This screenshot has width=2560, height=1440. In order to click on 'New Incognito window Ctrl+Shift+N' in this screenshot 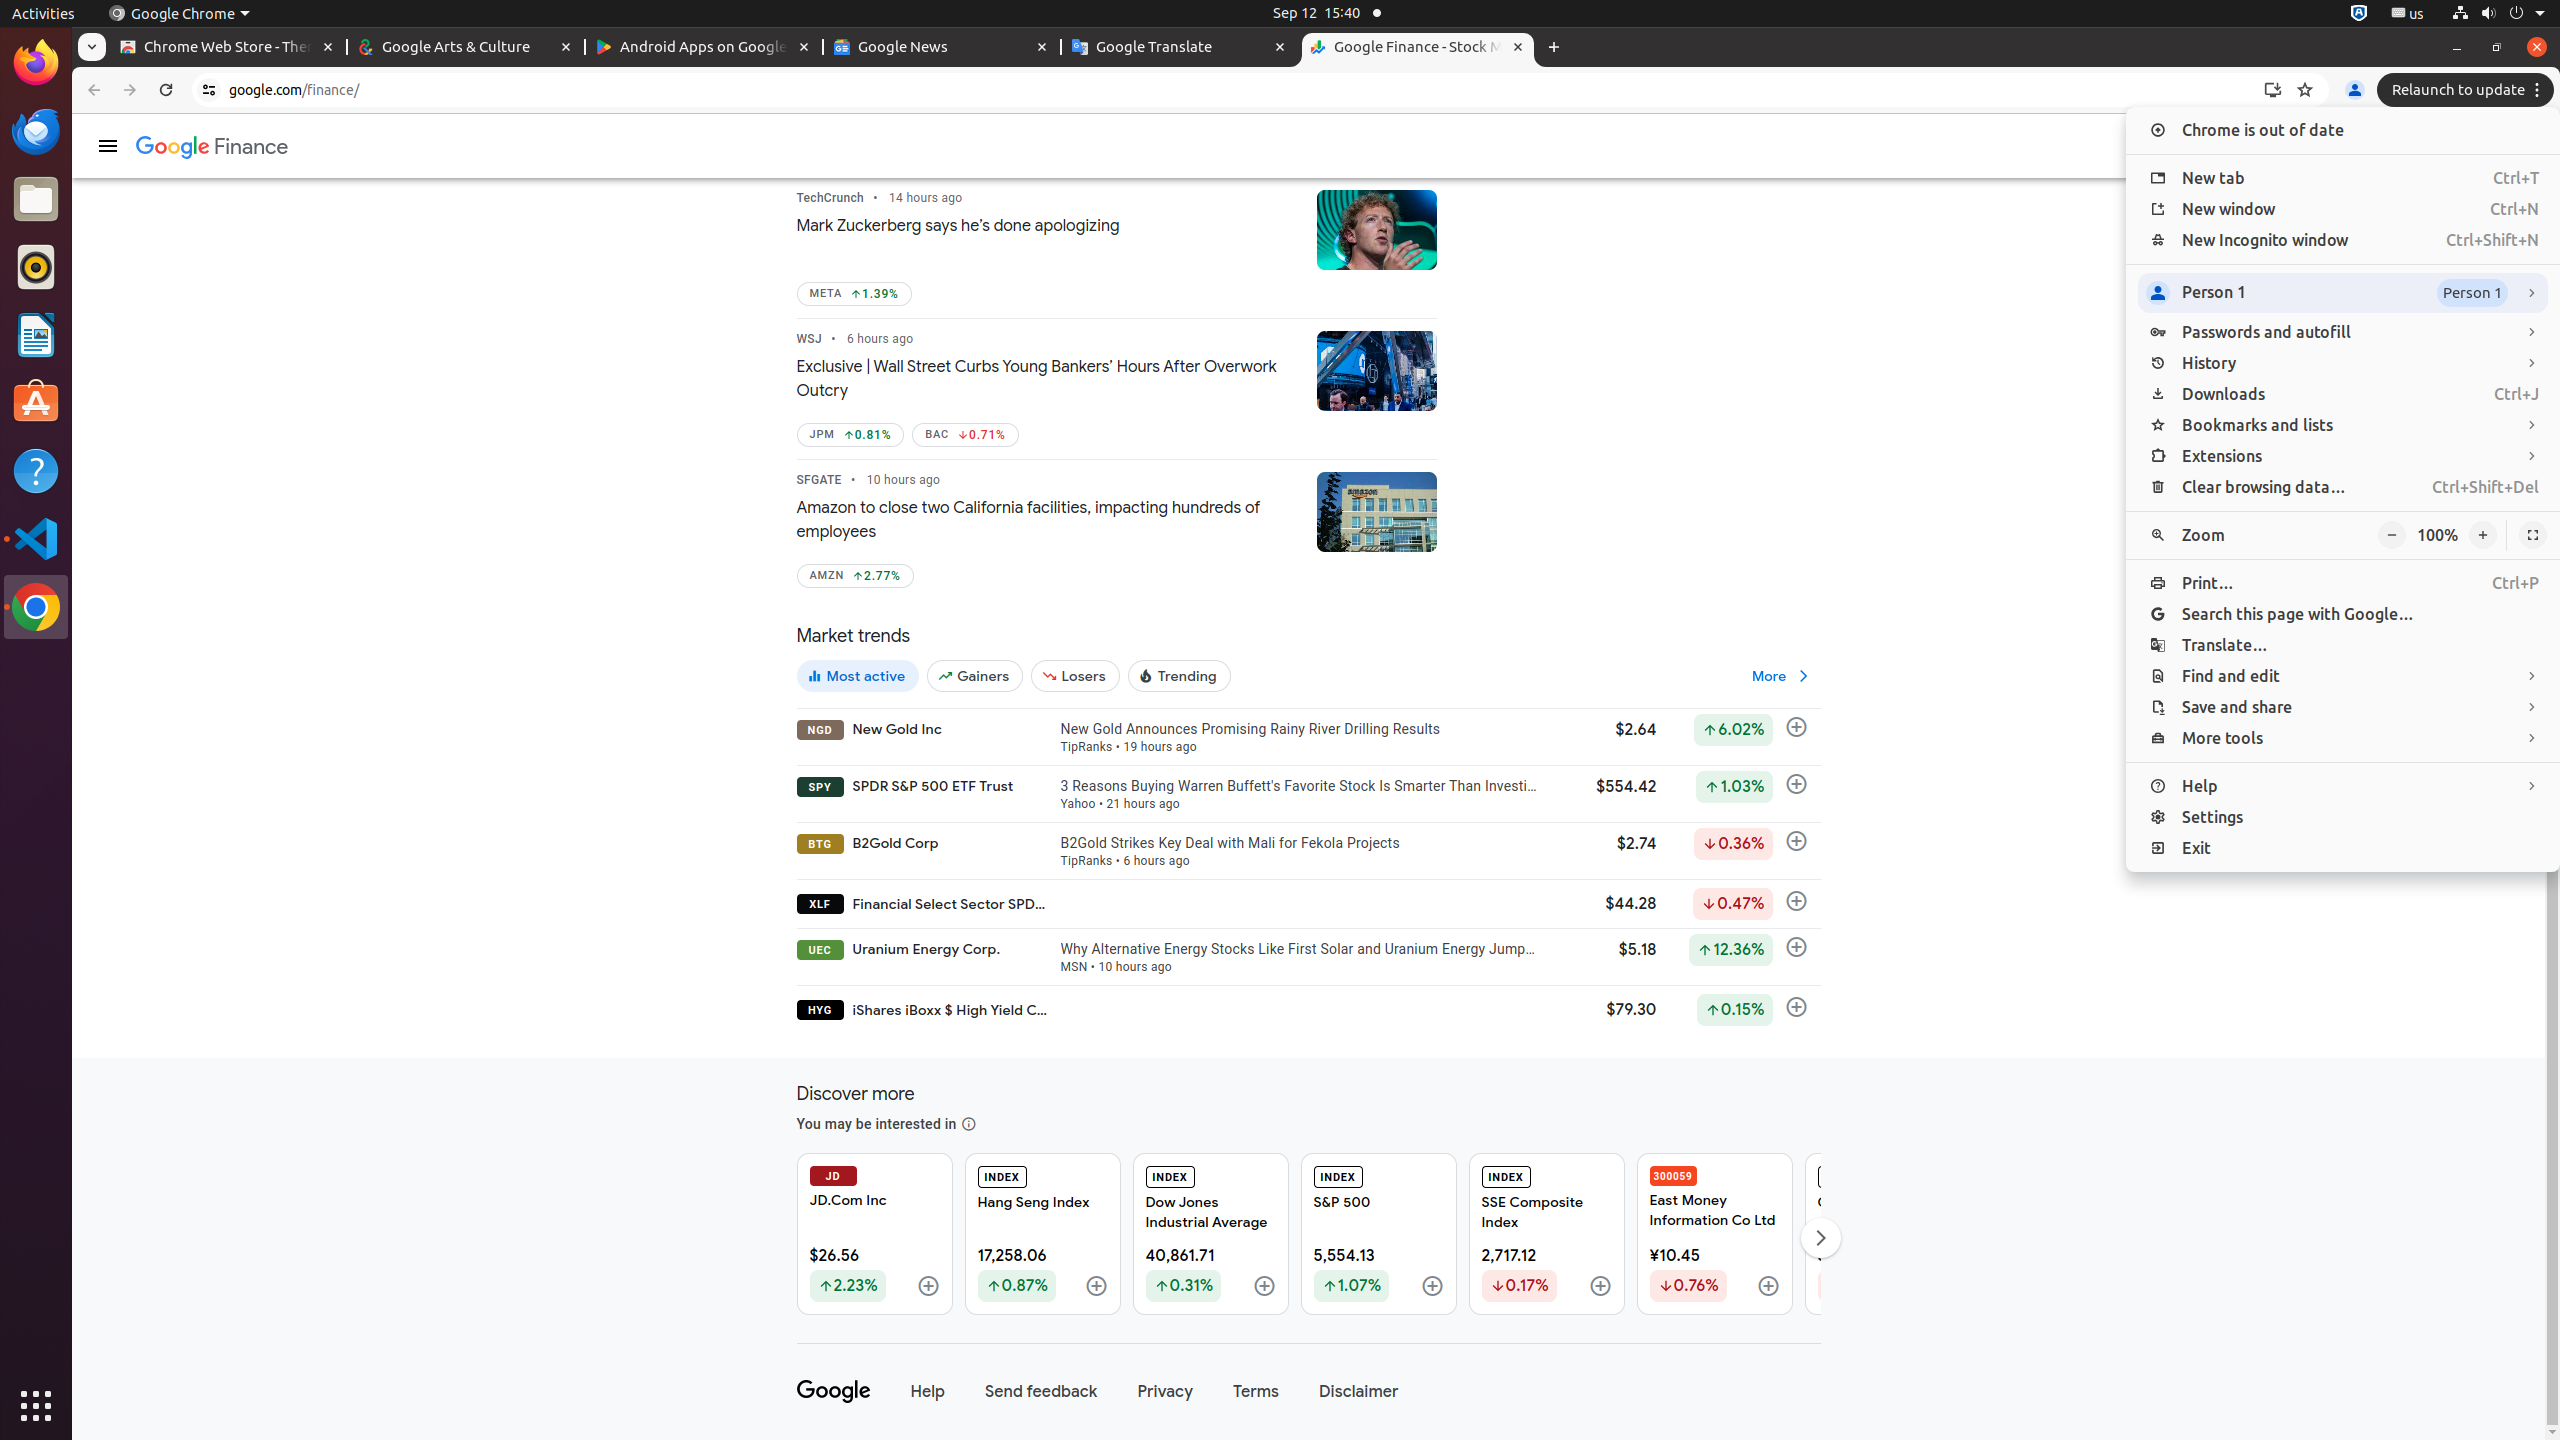, I will do `click(2341, 240)`.